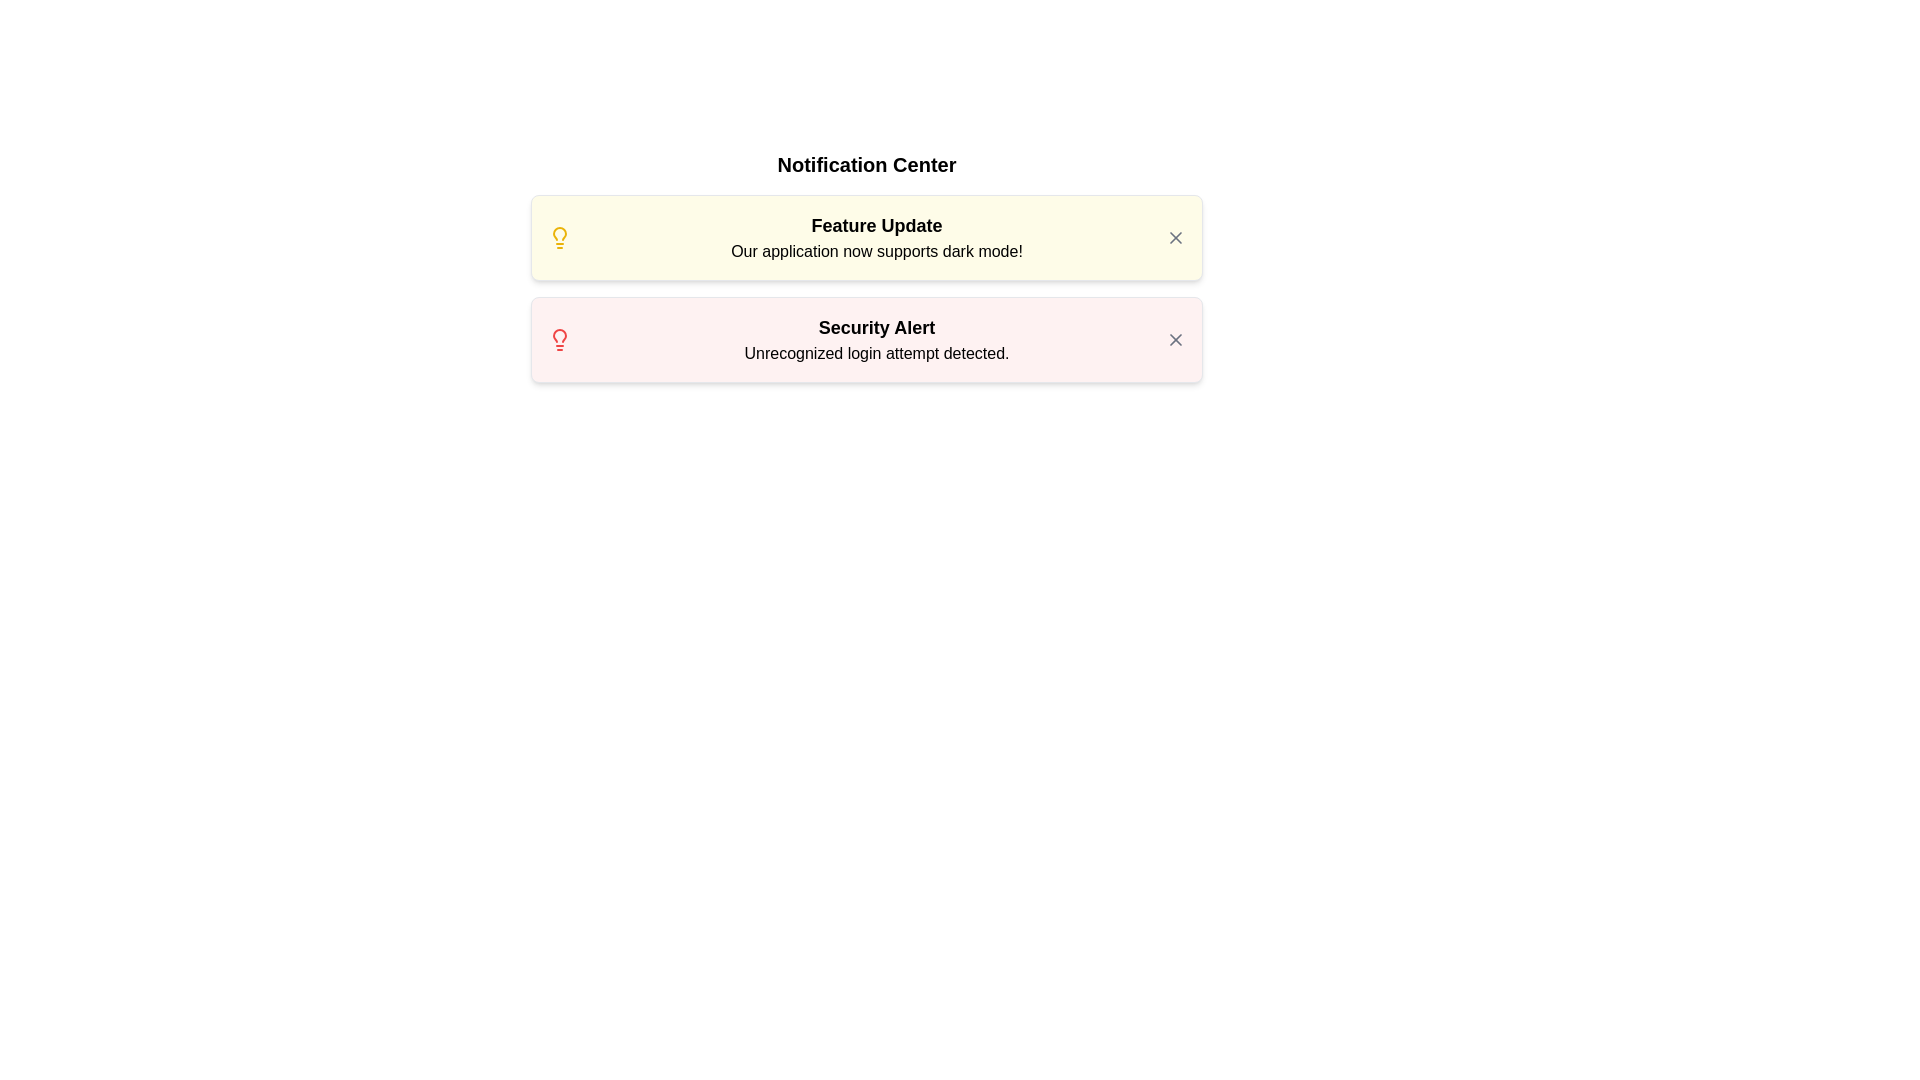 The image size is (1920, 1080). I want to click on the close icon/button located at the top-right corner of the 'Feature Update' notification card, so click(1176, 237).